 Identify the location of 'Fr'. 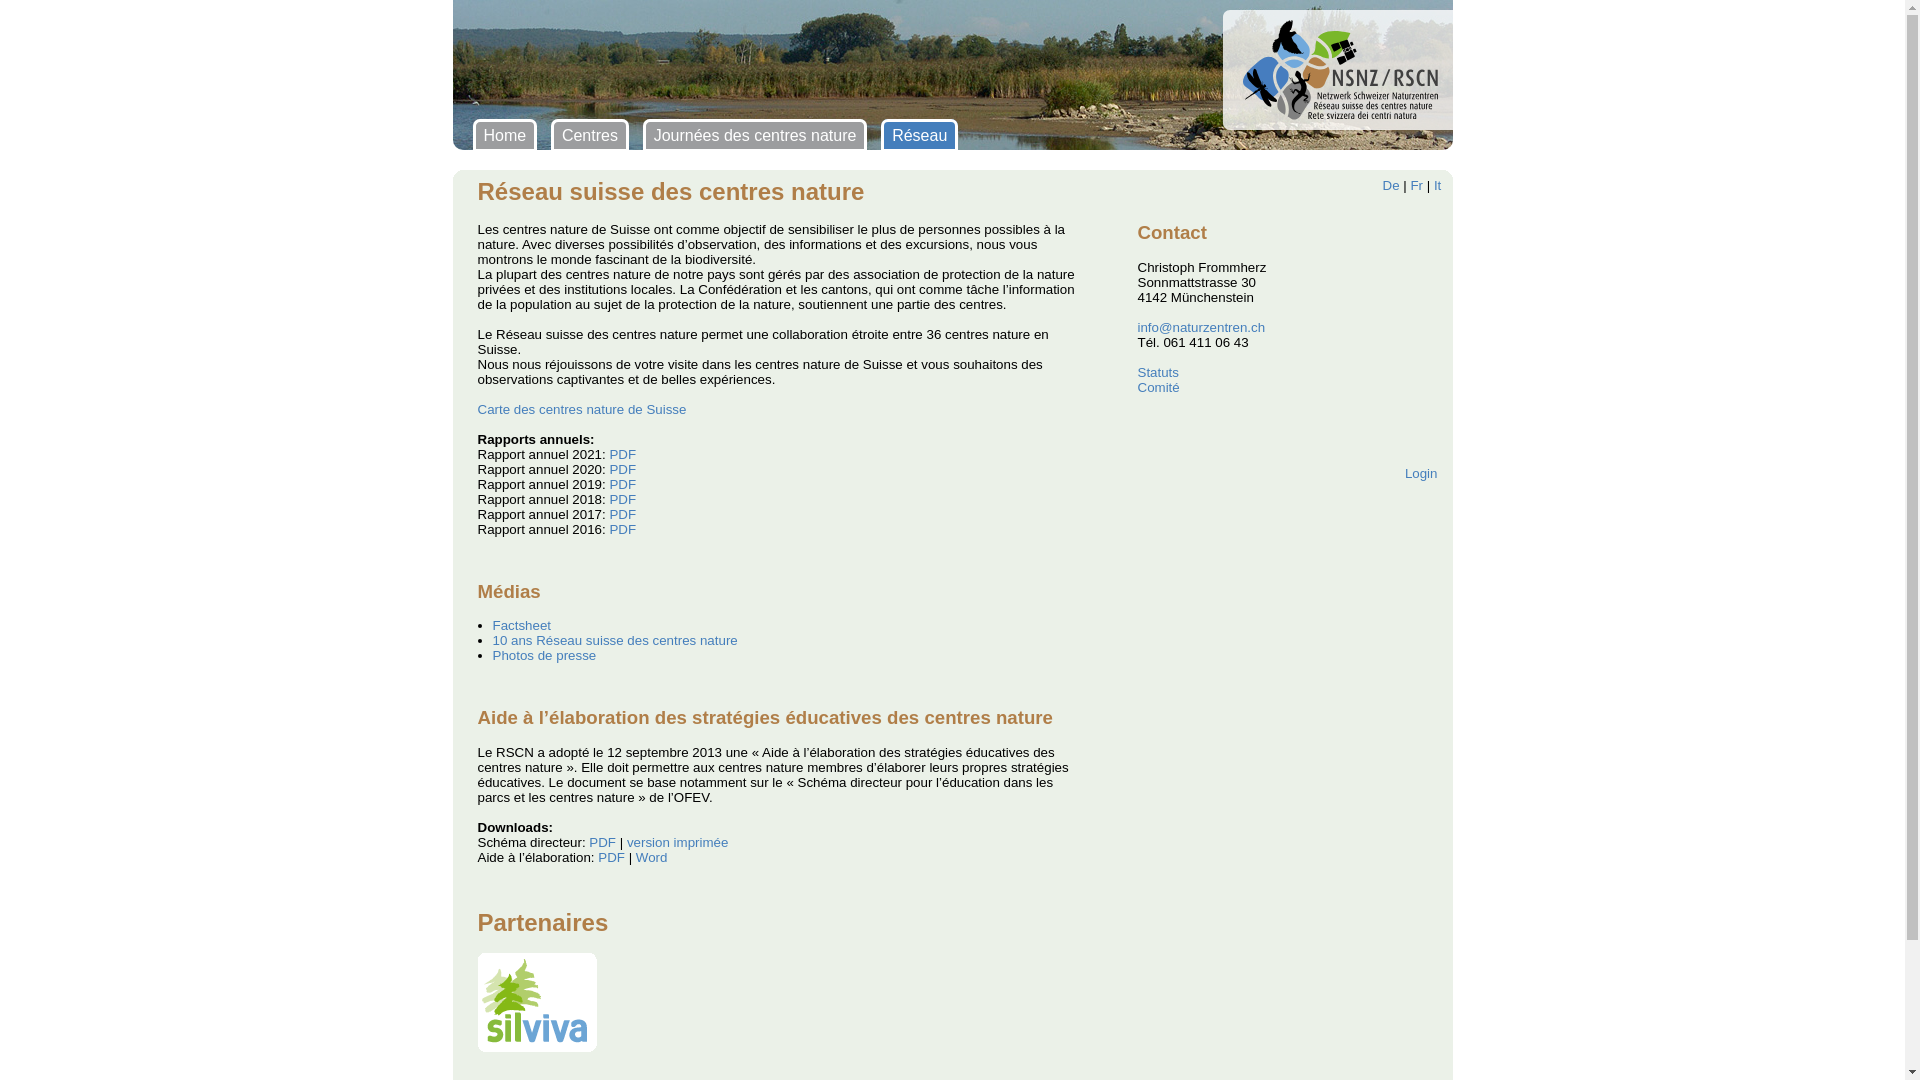
(1415, 185).